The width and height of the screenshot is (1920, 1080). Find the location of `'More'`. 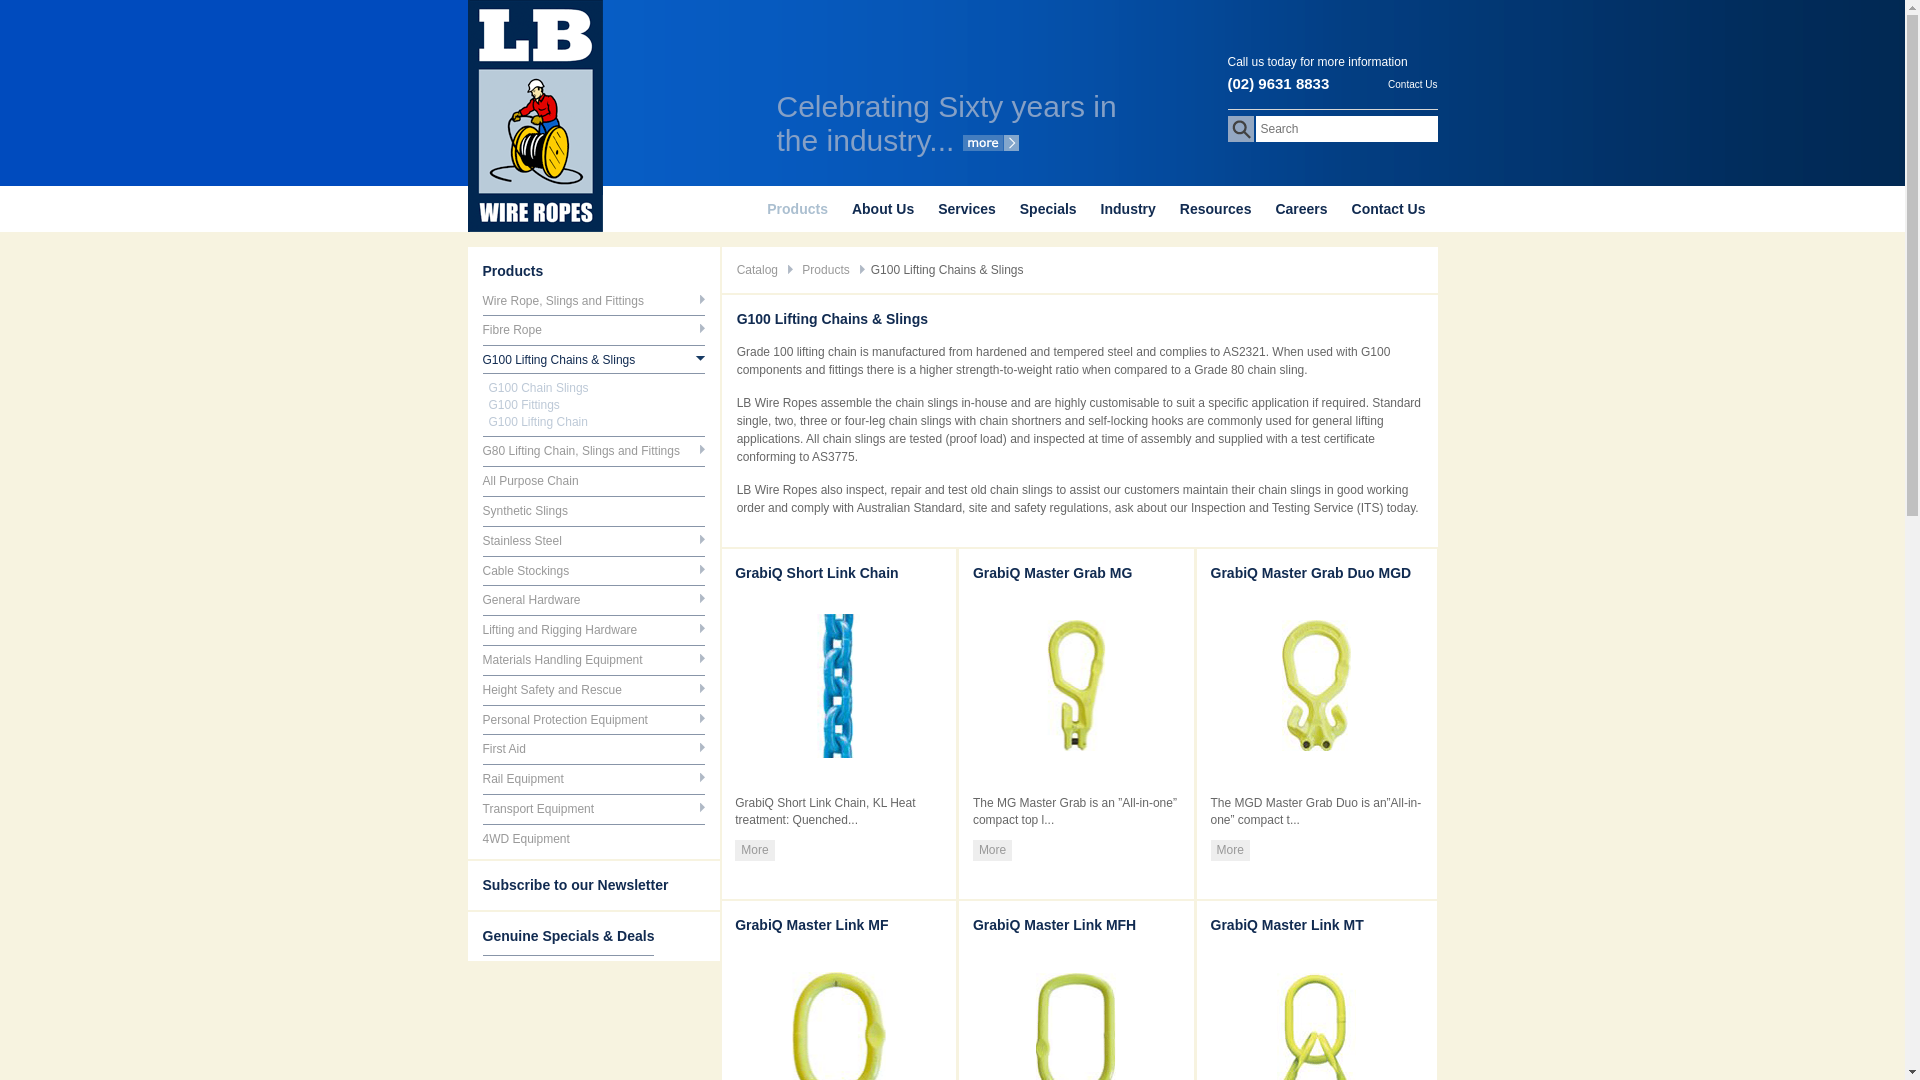

'More' is located at coordinates (992, 850).